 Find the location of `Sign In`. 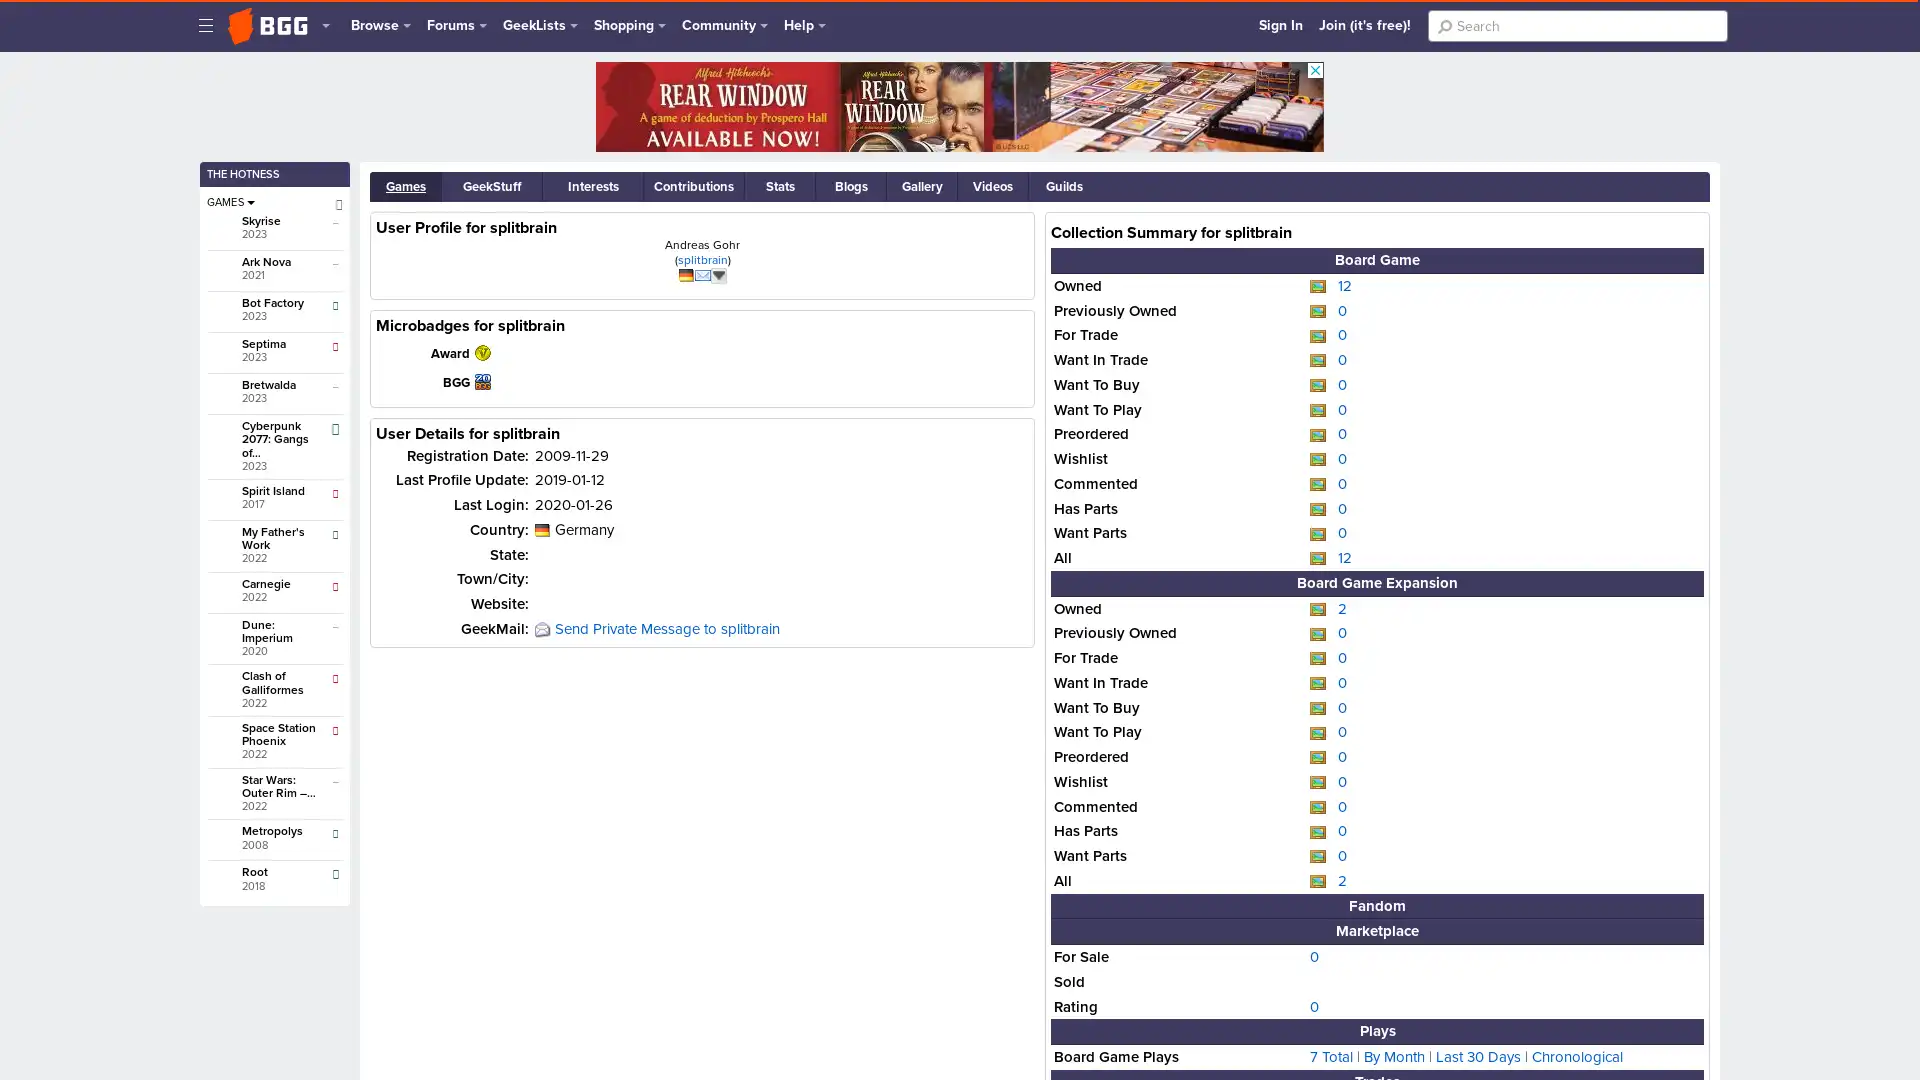

Sign In is located at coordinates (1281, 25).